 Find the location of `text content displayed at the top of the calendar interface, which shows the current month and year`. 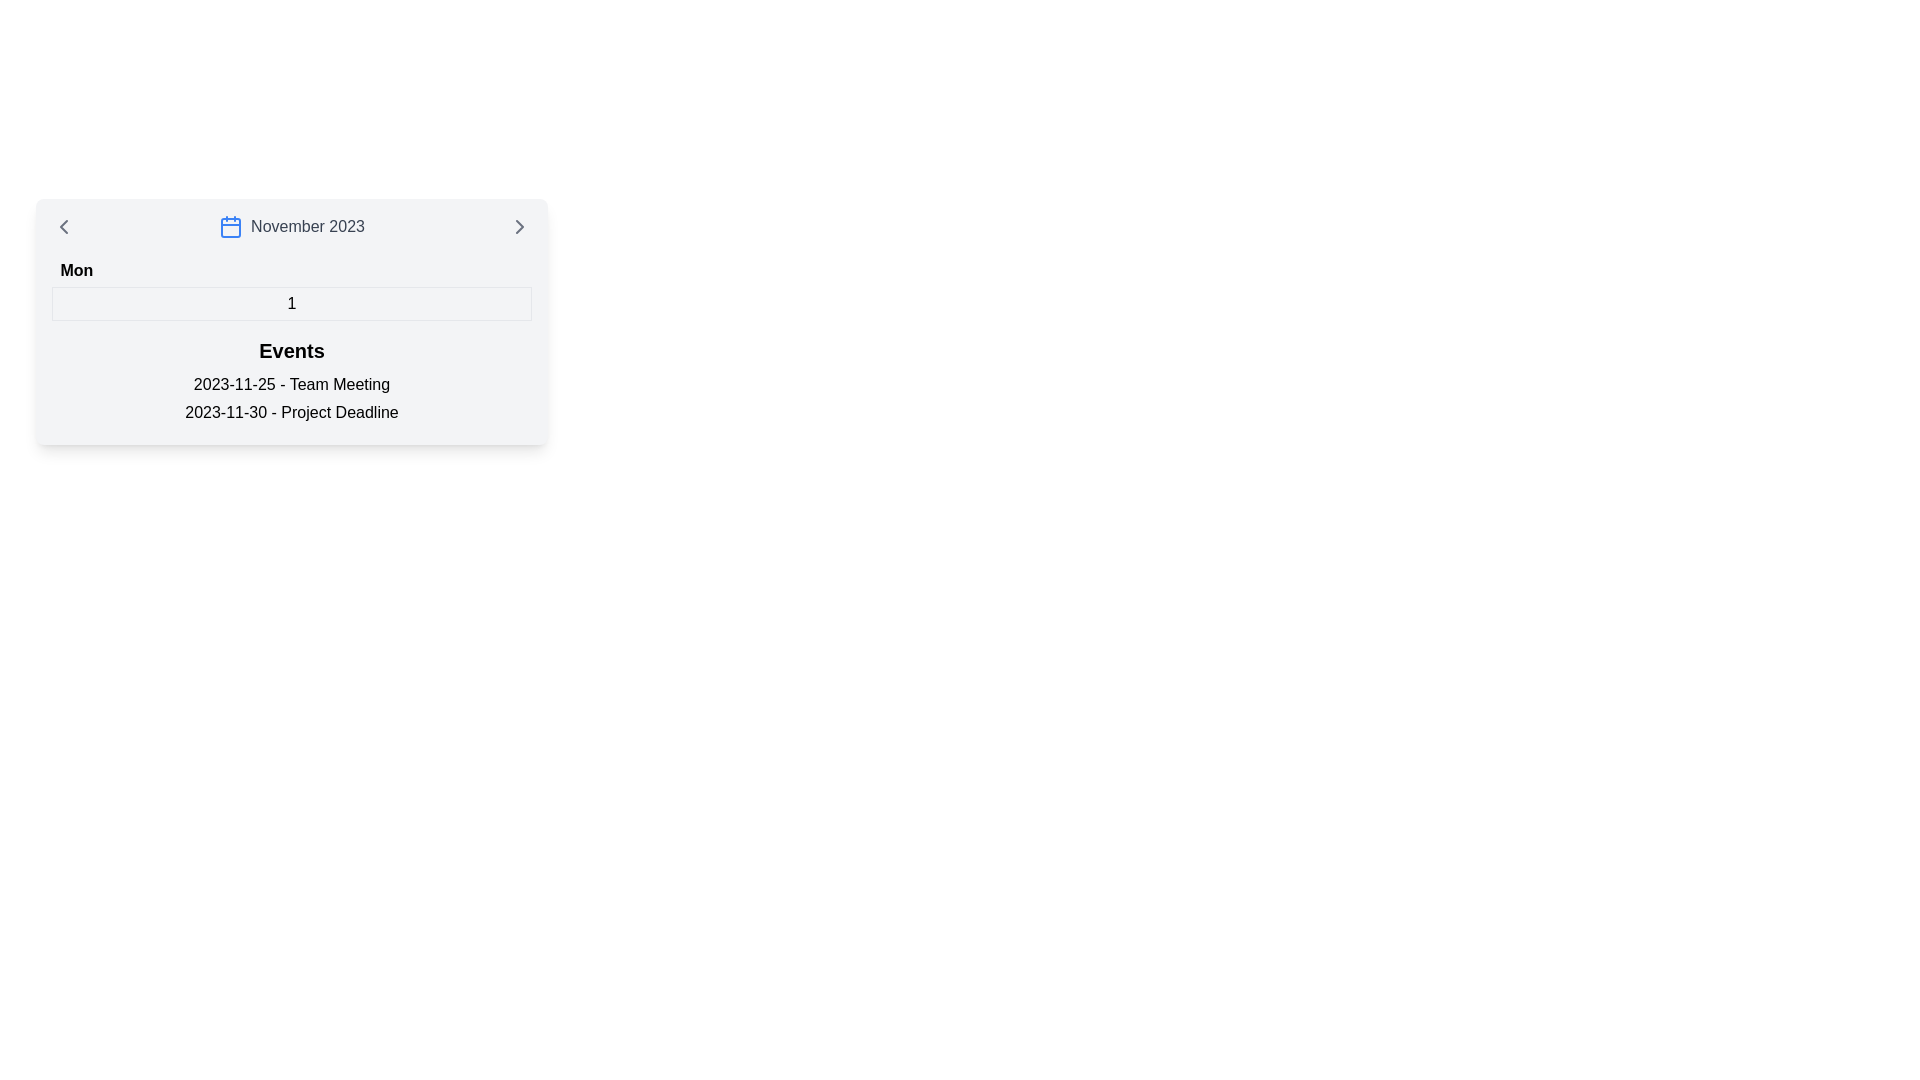

text content displayed at the top of the calendar interface, which shows the current month and year is located at coordinates (291, 226).